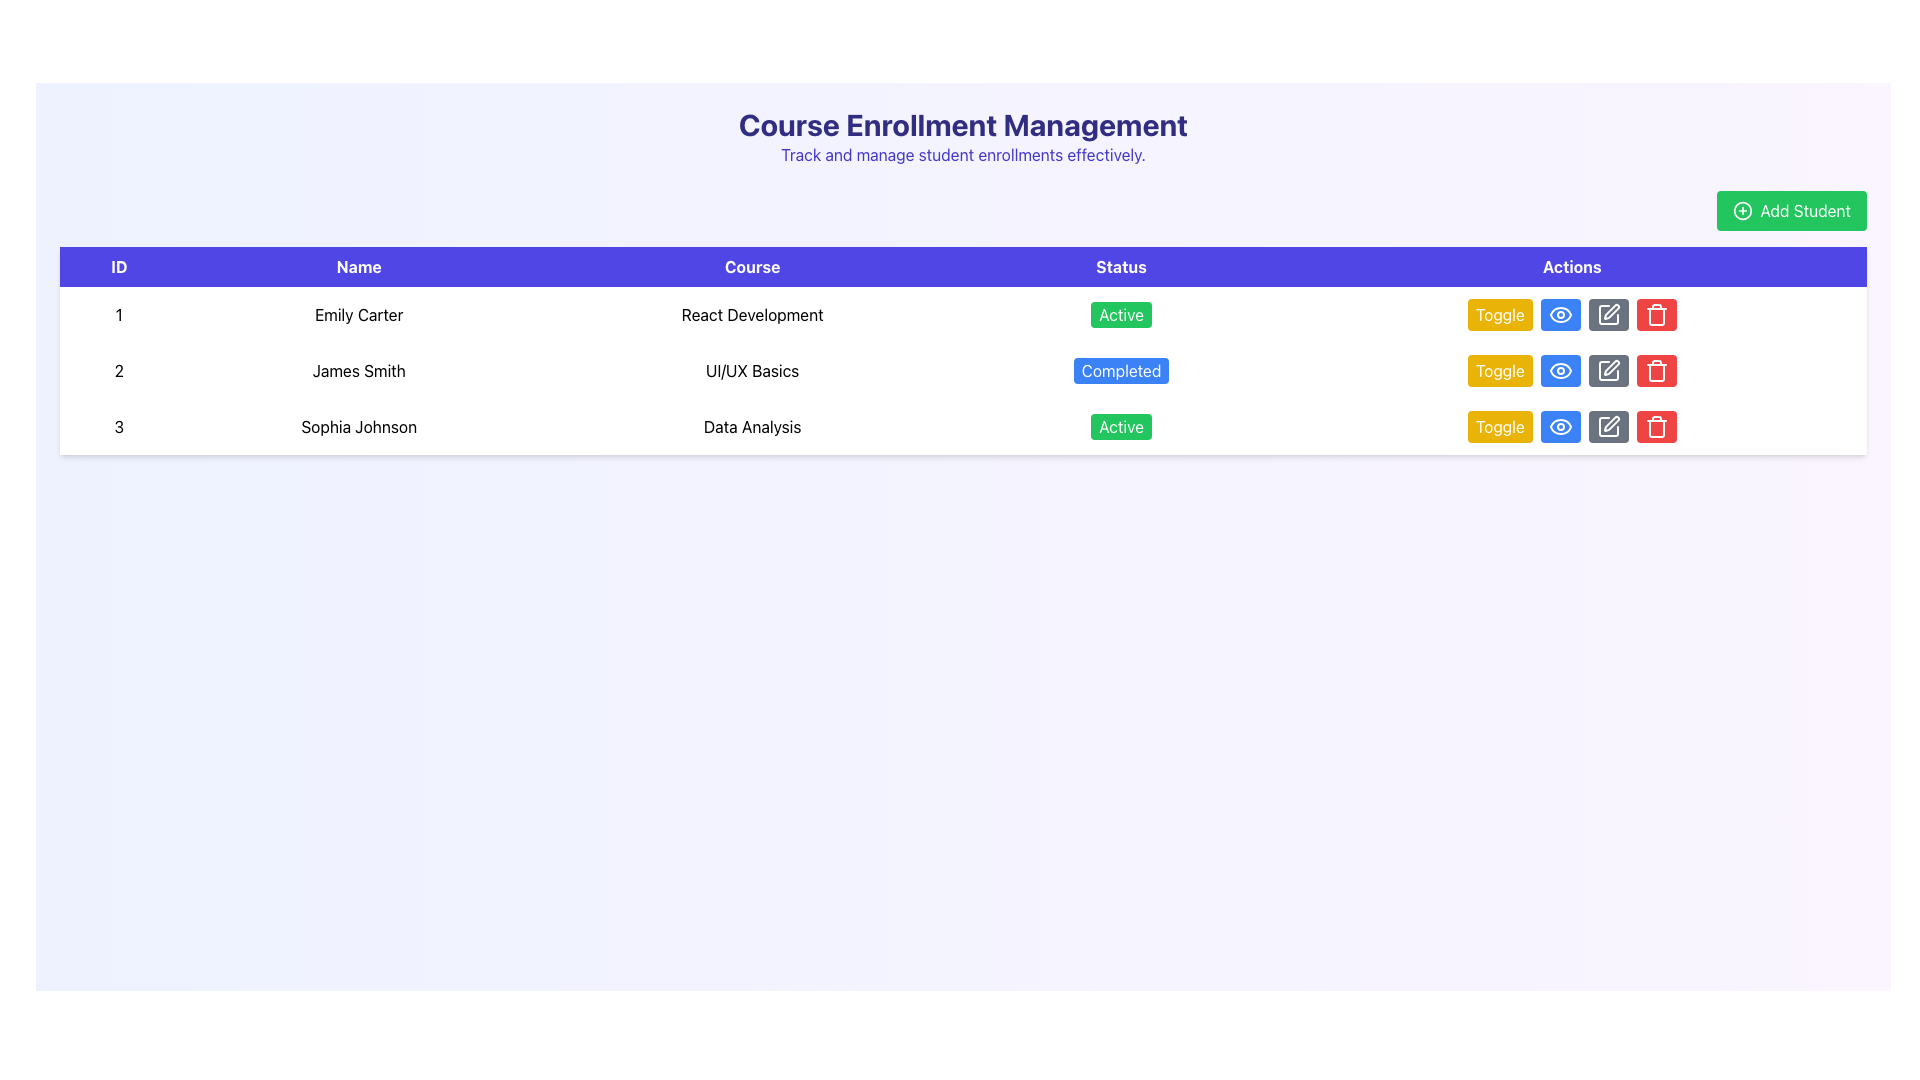 The image size is (1920, 1080). Describe the element at coordinates (1121, 426) in the screenshot. I see `the pill-shaped label with a bright green background that reads 'Active' in the 'Status' column of the third row under 'Course Enrollment Management.'` at that location.